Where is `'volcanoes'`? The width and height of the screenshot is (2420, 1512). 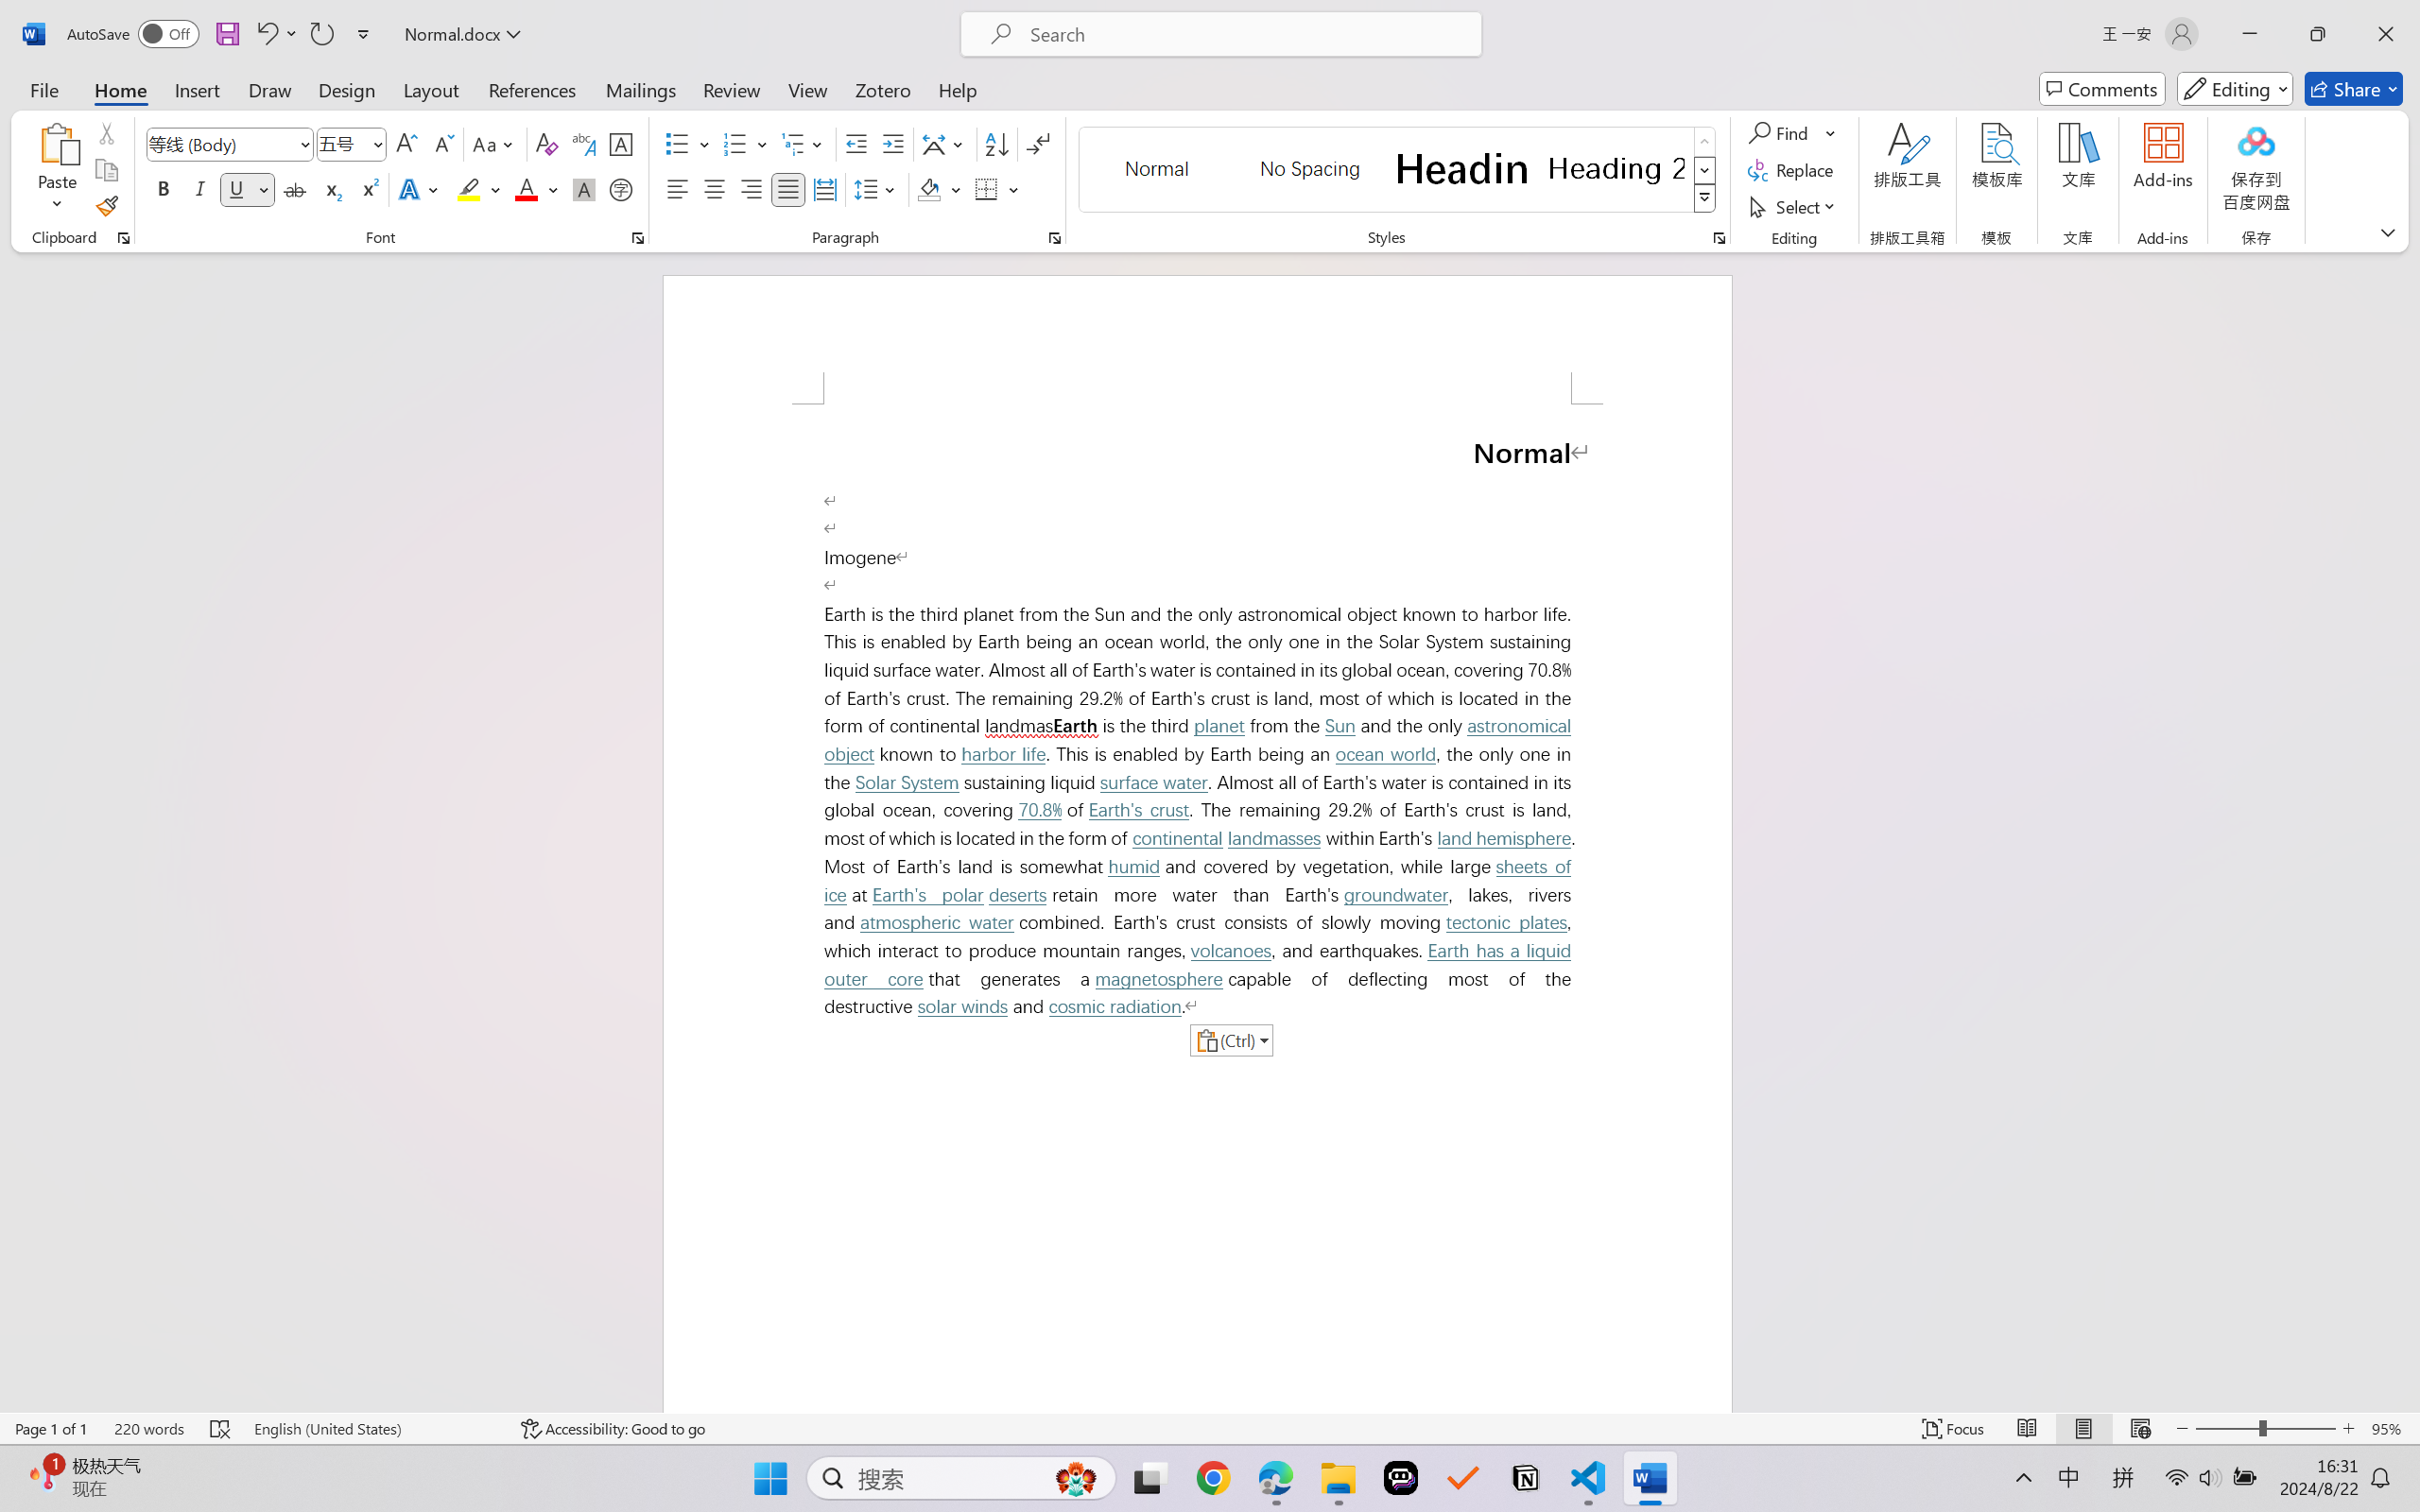
'volcanoes' is located at coordinates (1229, 951).